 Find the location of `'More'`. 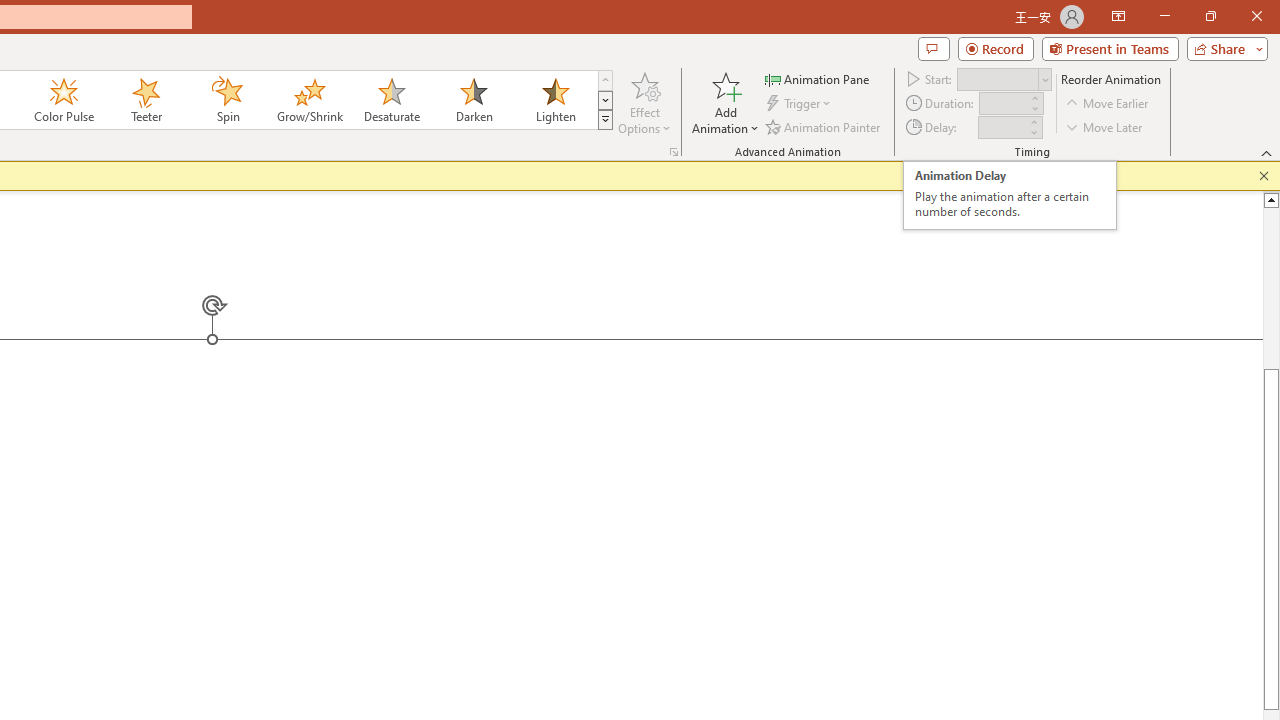

'More' is located at coordinates (1033, 121).